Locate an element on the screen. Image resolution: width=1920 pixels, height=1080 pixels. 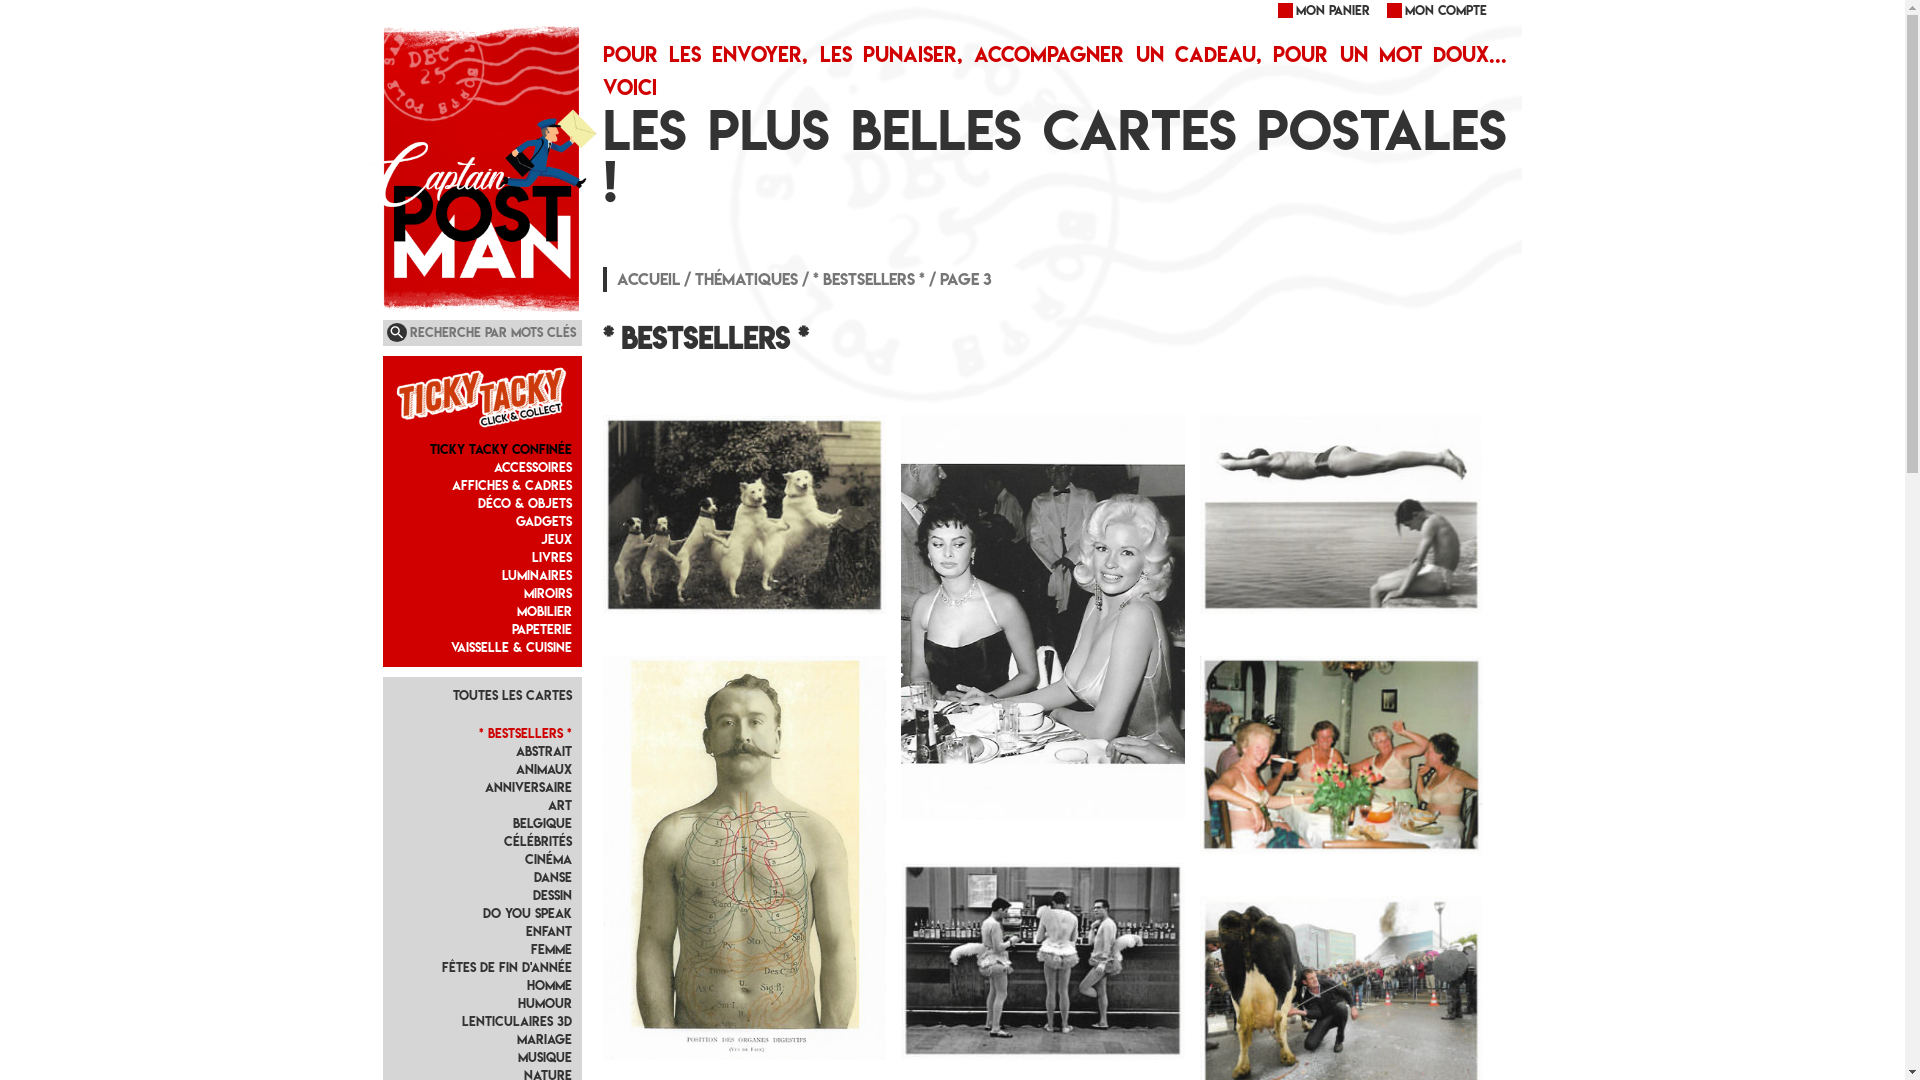
'Homme' is located at coordinates (549, 984).